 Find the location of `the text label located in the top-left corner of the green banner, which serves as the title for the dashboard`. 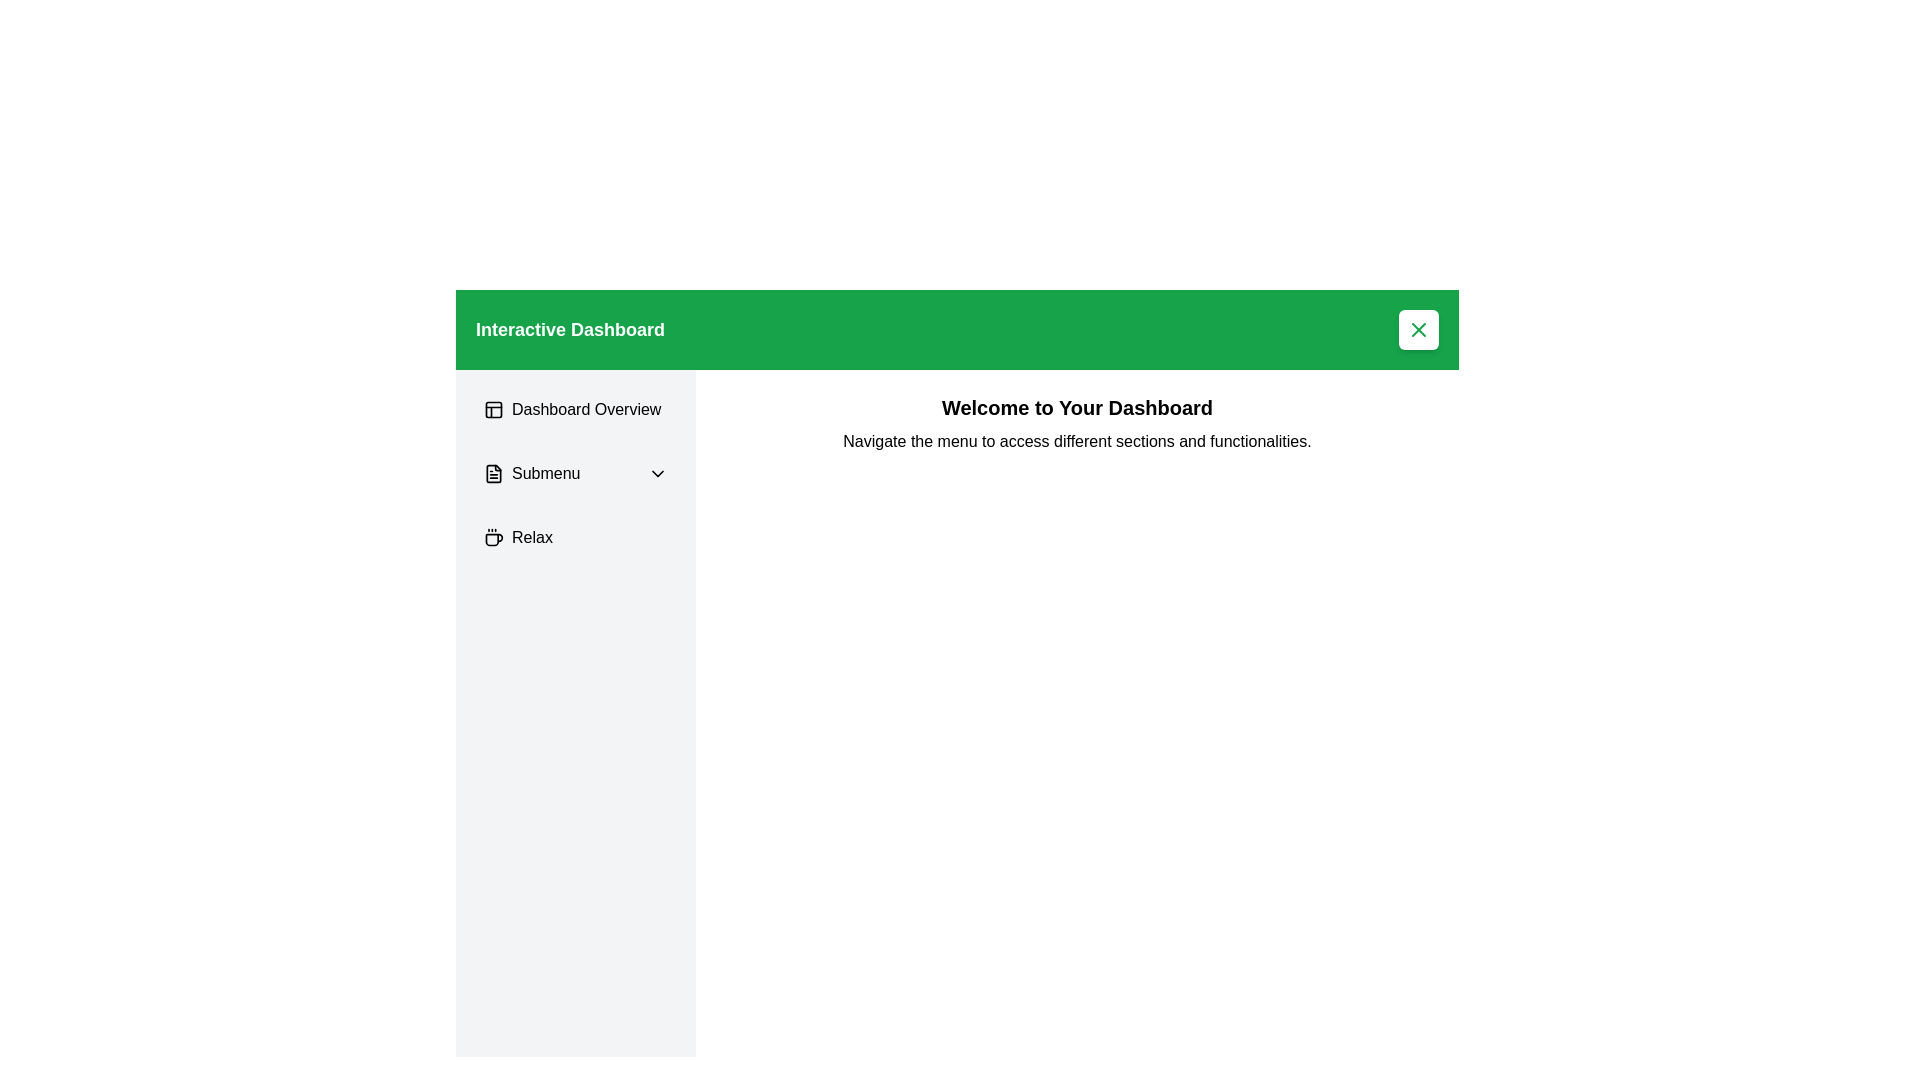

the text label located in the top-left corner of the green banner, which serves as the title for the dashboard is located at coordinates (569, 329).